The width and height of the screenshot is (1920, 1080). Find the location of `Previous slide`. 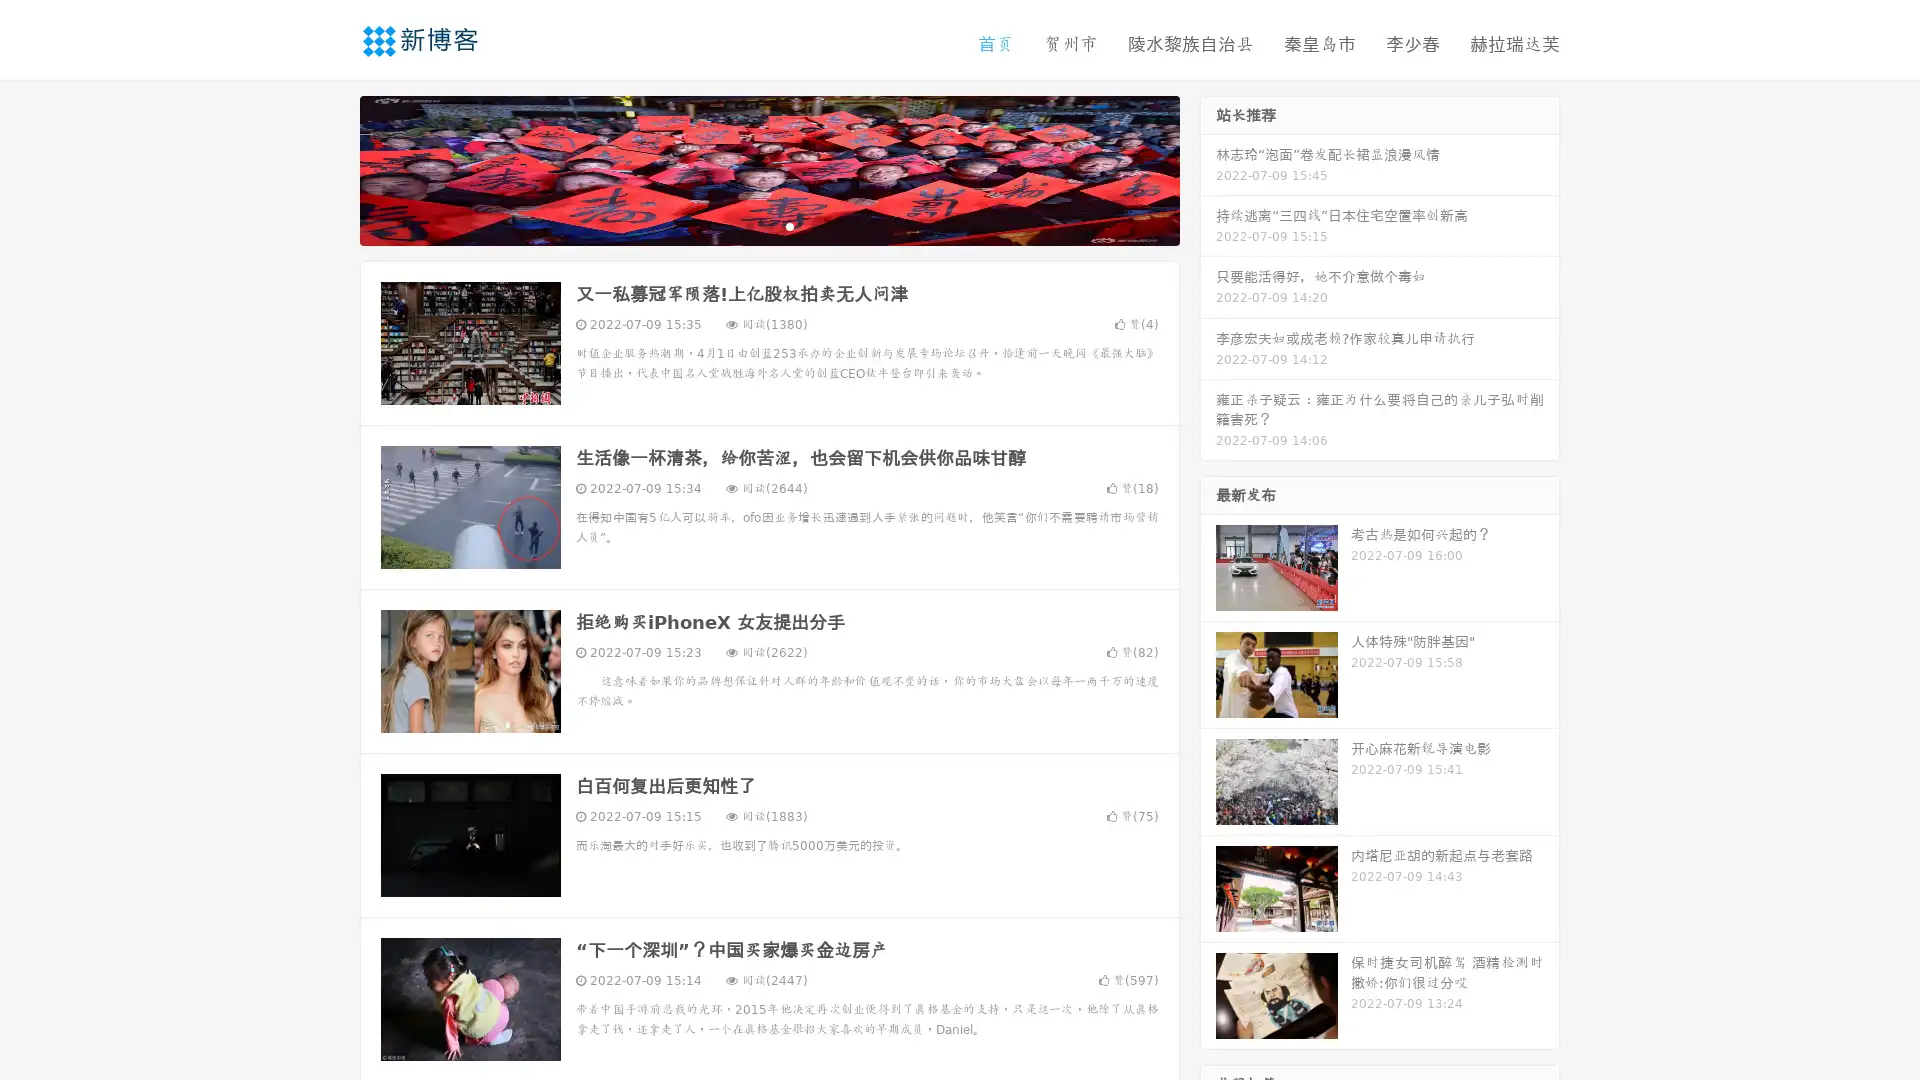

Previous slide is located at coordinates (330, 168).